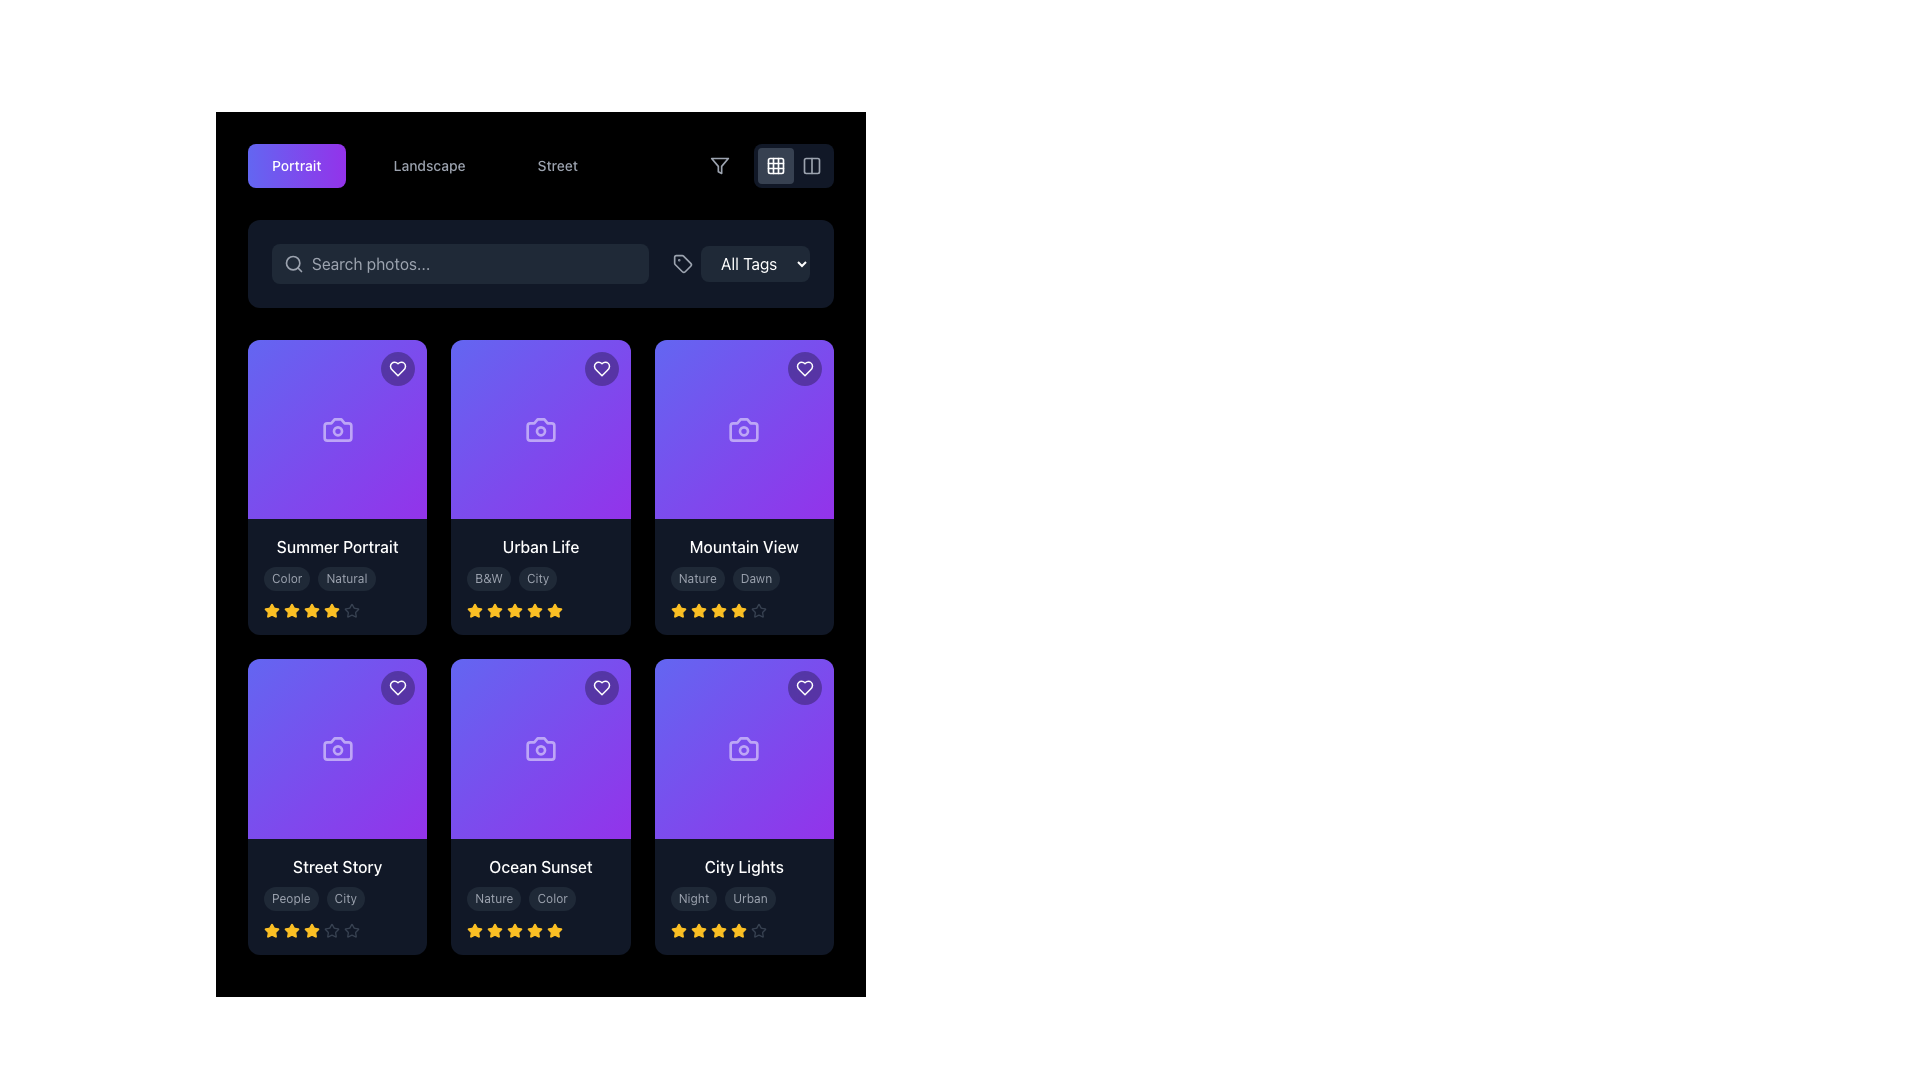 The image size is (1920, 1080). Describe the element at coordinates (805, 687) in the screenshot. I see `the heart-shaped icon button located at the top-right corner of the 'City Lights' card` at that location.